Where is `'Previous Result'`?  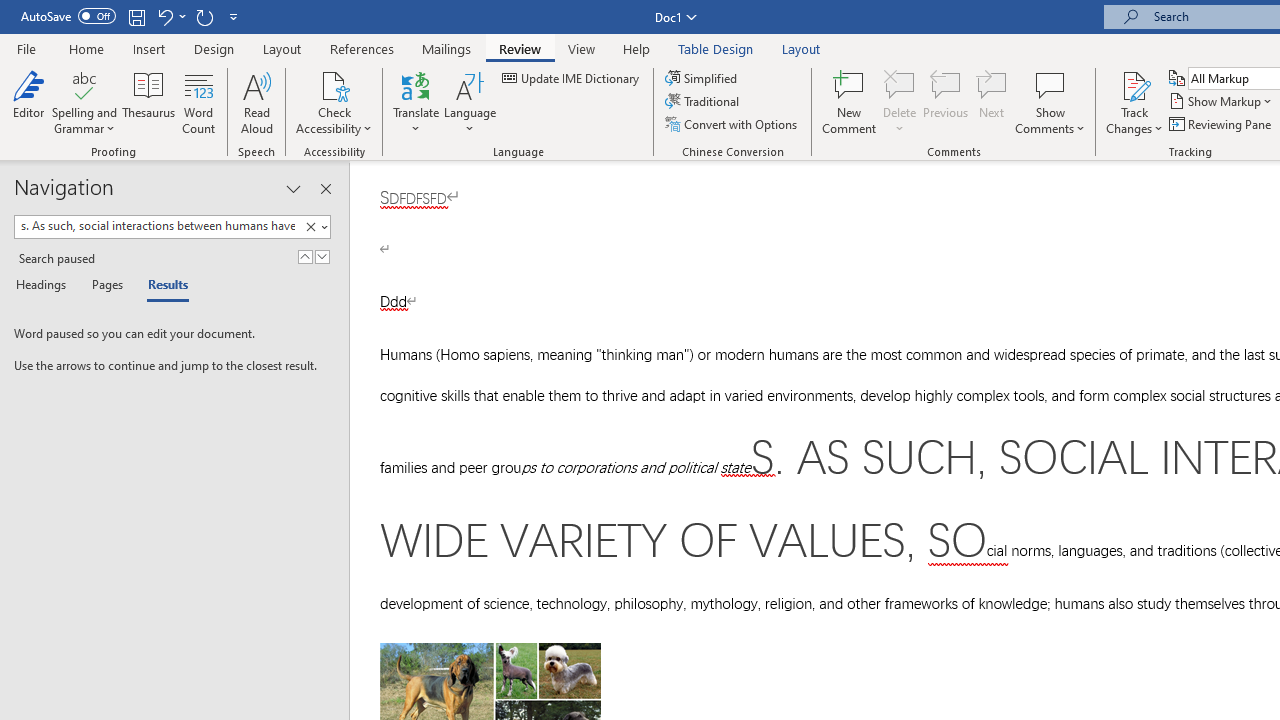 'Previous Result' is located at coordinates (304, 256).